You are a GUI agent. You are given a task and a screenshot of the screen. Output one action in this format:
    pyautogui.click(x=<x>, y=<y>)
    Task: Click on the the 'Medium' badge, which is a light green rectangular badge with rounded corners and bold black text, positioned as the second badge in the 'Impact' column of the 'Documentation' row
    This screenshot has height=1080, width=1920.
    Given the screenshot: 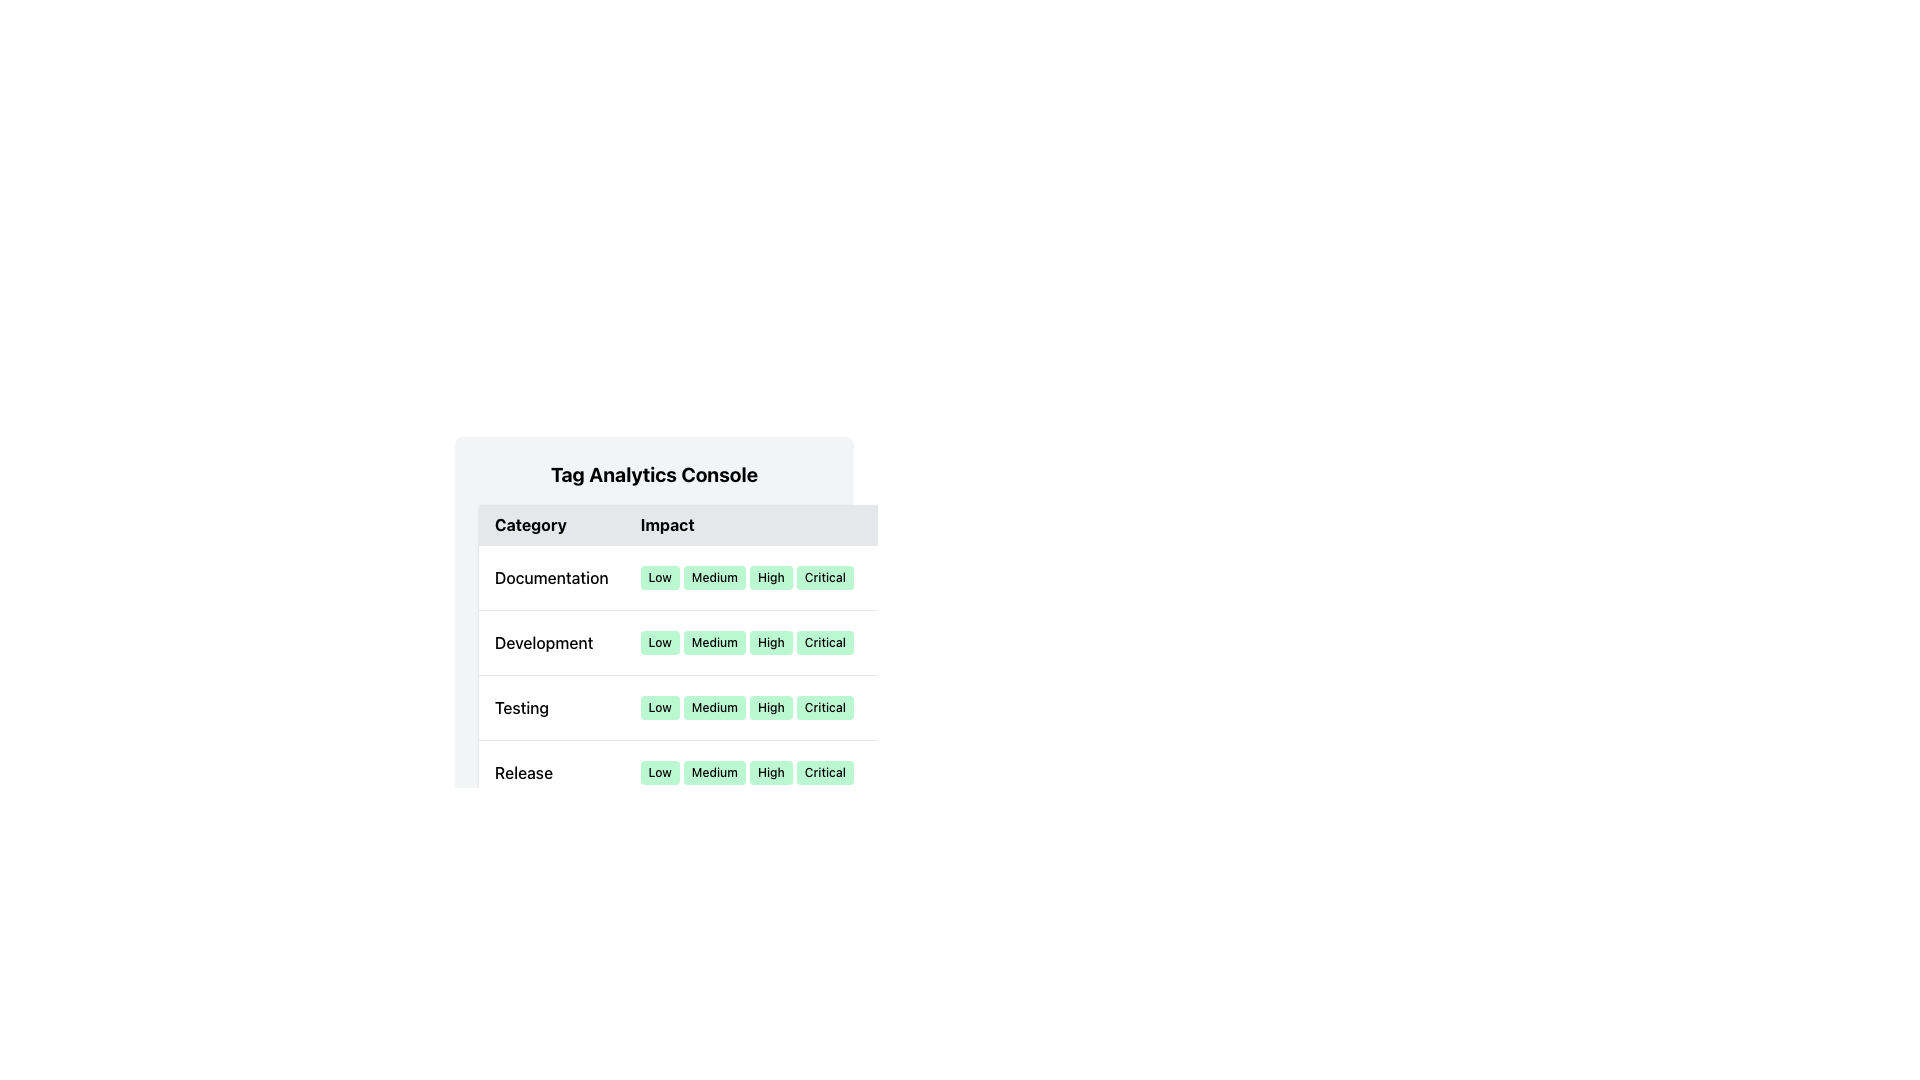 What is the action you would take?
    pyautogui.click(x=714, y=578)
    